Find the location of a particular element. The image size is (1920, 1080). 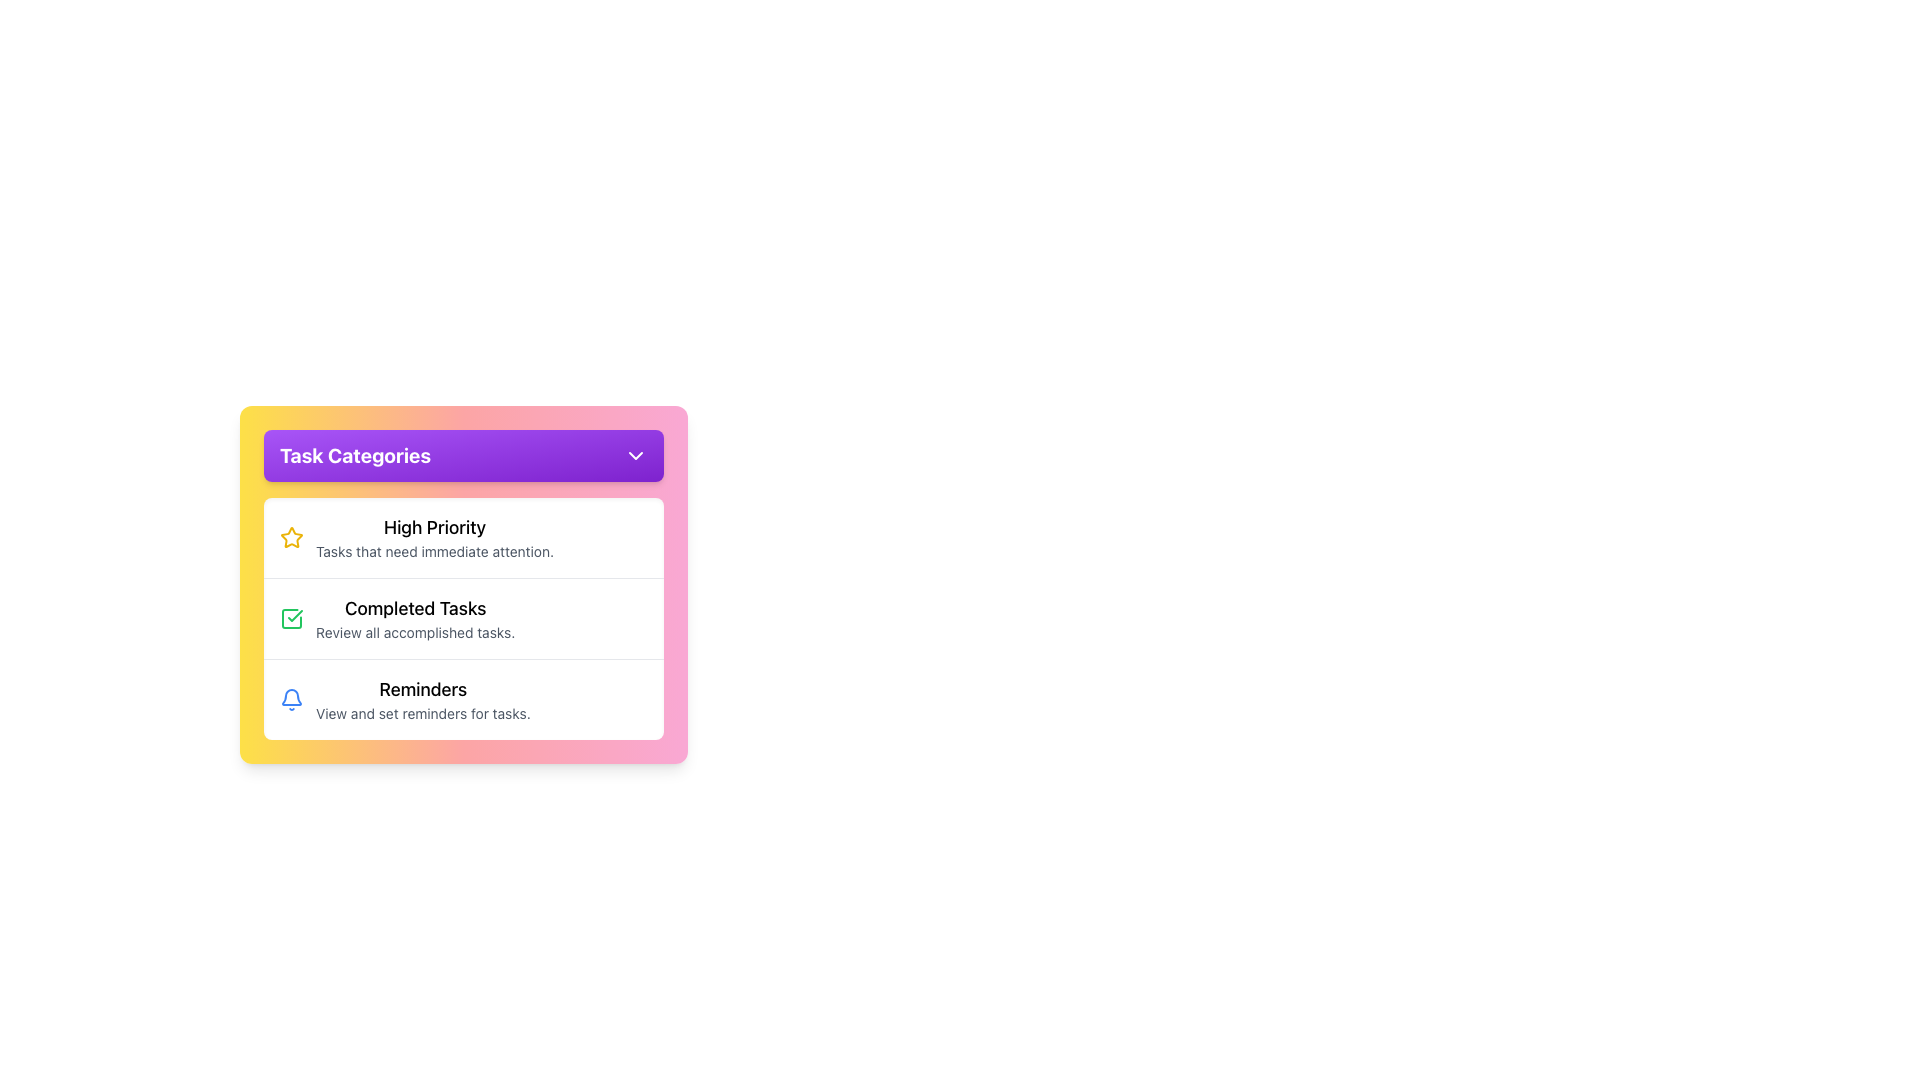

the 'Completed Tasks' text label is located at coordinates (414, 608).